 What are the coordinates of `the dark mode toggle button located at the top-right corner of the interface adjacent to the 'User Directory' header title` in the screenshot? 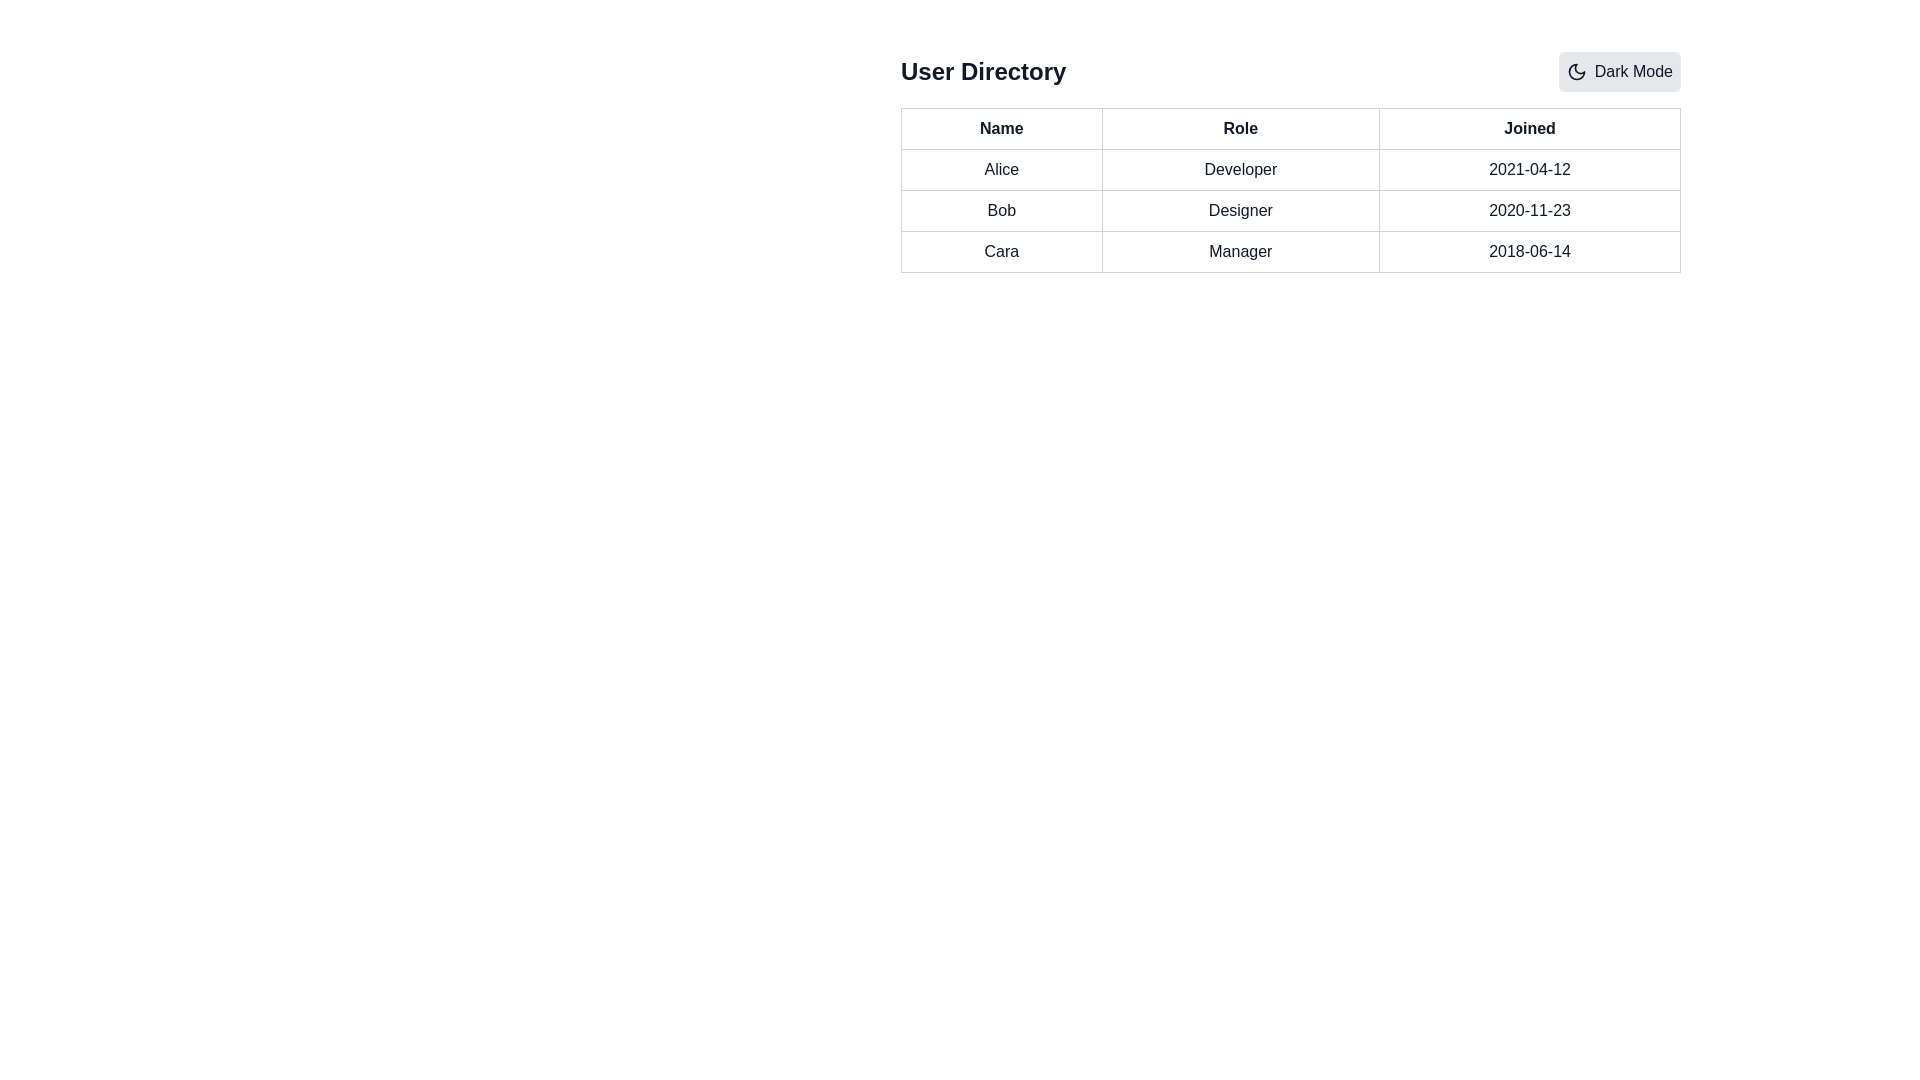 It's located at (1619, 71).